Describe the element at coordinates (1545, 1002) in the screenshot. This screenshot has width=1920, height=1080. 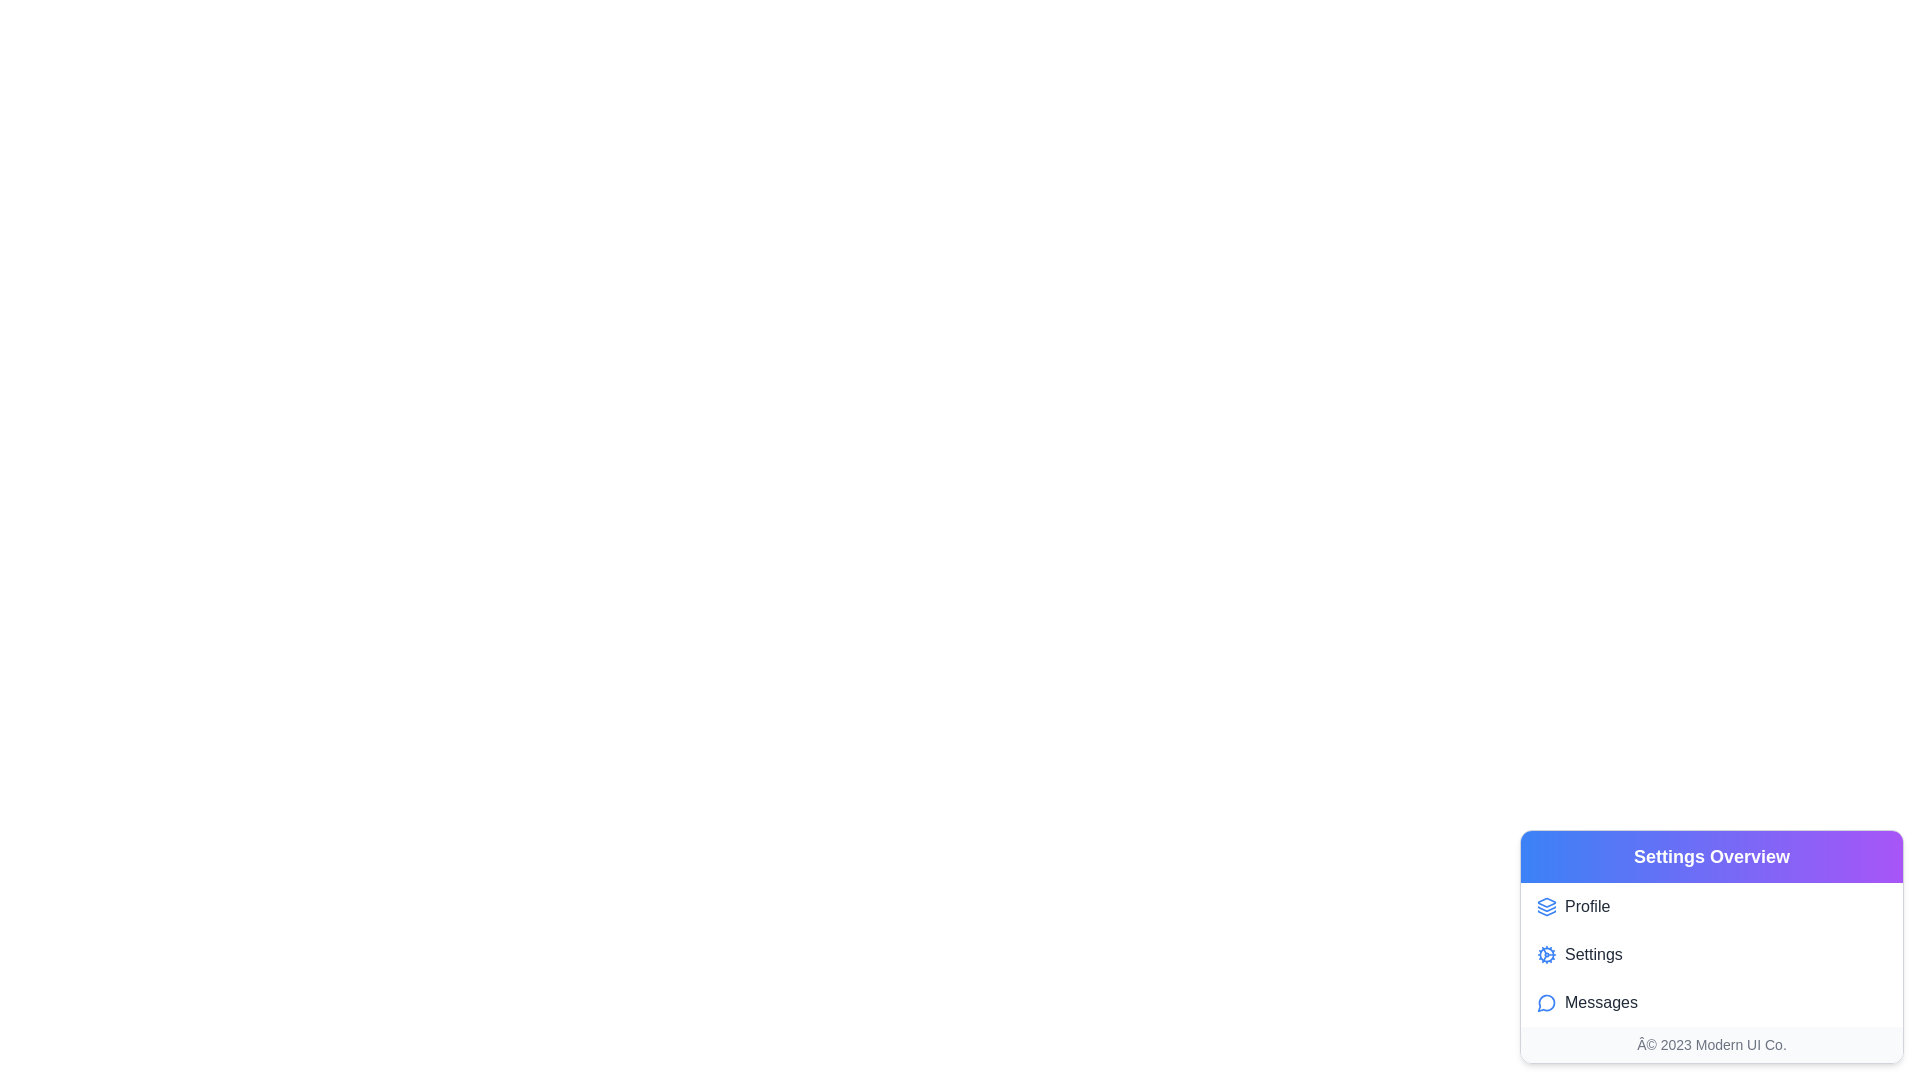
I see `the 'Messages' icon located in the vertical menu section next to the text label 'Messages'` at that location.